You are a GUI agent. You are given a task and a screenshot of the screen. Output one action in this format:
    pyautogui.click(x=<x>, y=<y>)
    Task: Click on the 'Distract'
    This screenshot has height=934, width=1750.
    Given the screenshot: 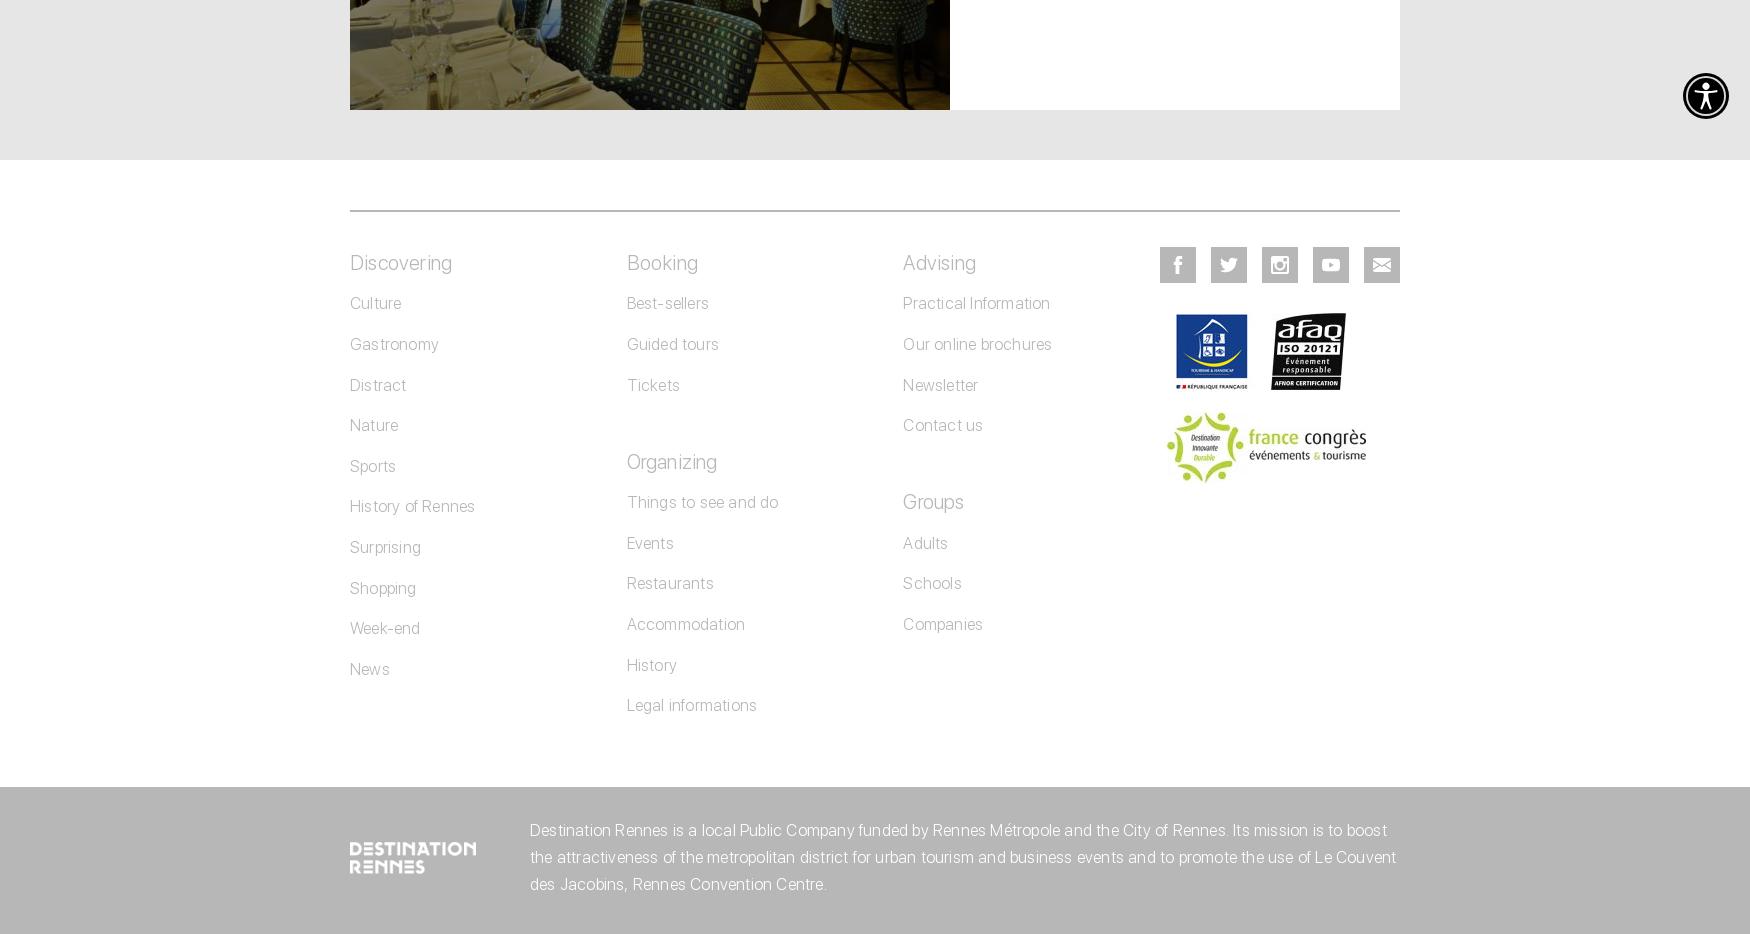 What is the action you would take?
    pyautogui.click(x=350, y=383)
    